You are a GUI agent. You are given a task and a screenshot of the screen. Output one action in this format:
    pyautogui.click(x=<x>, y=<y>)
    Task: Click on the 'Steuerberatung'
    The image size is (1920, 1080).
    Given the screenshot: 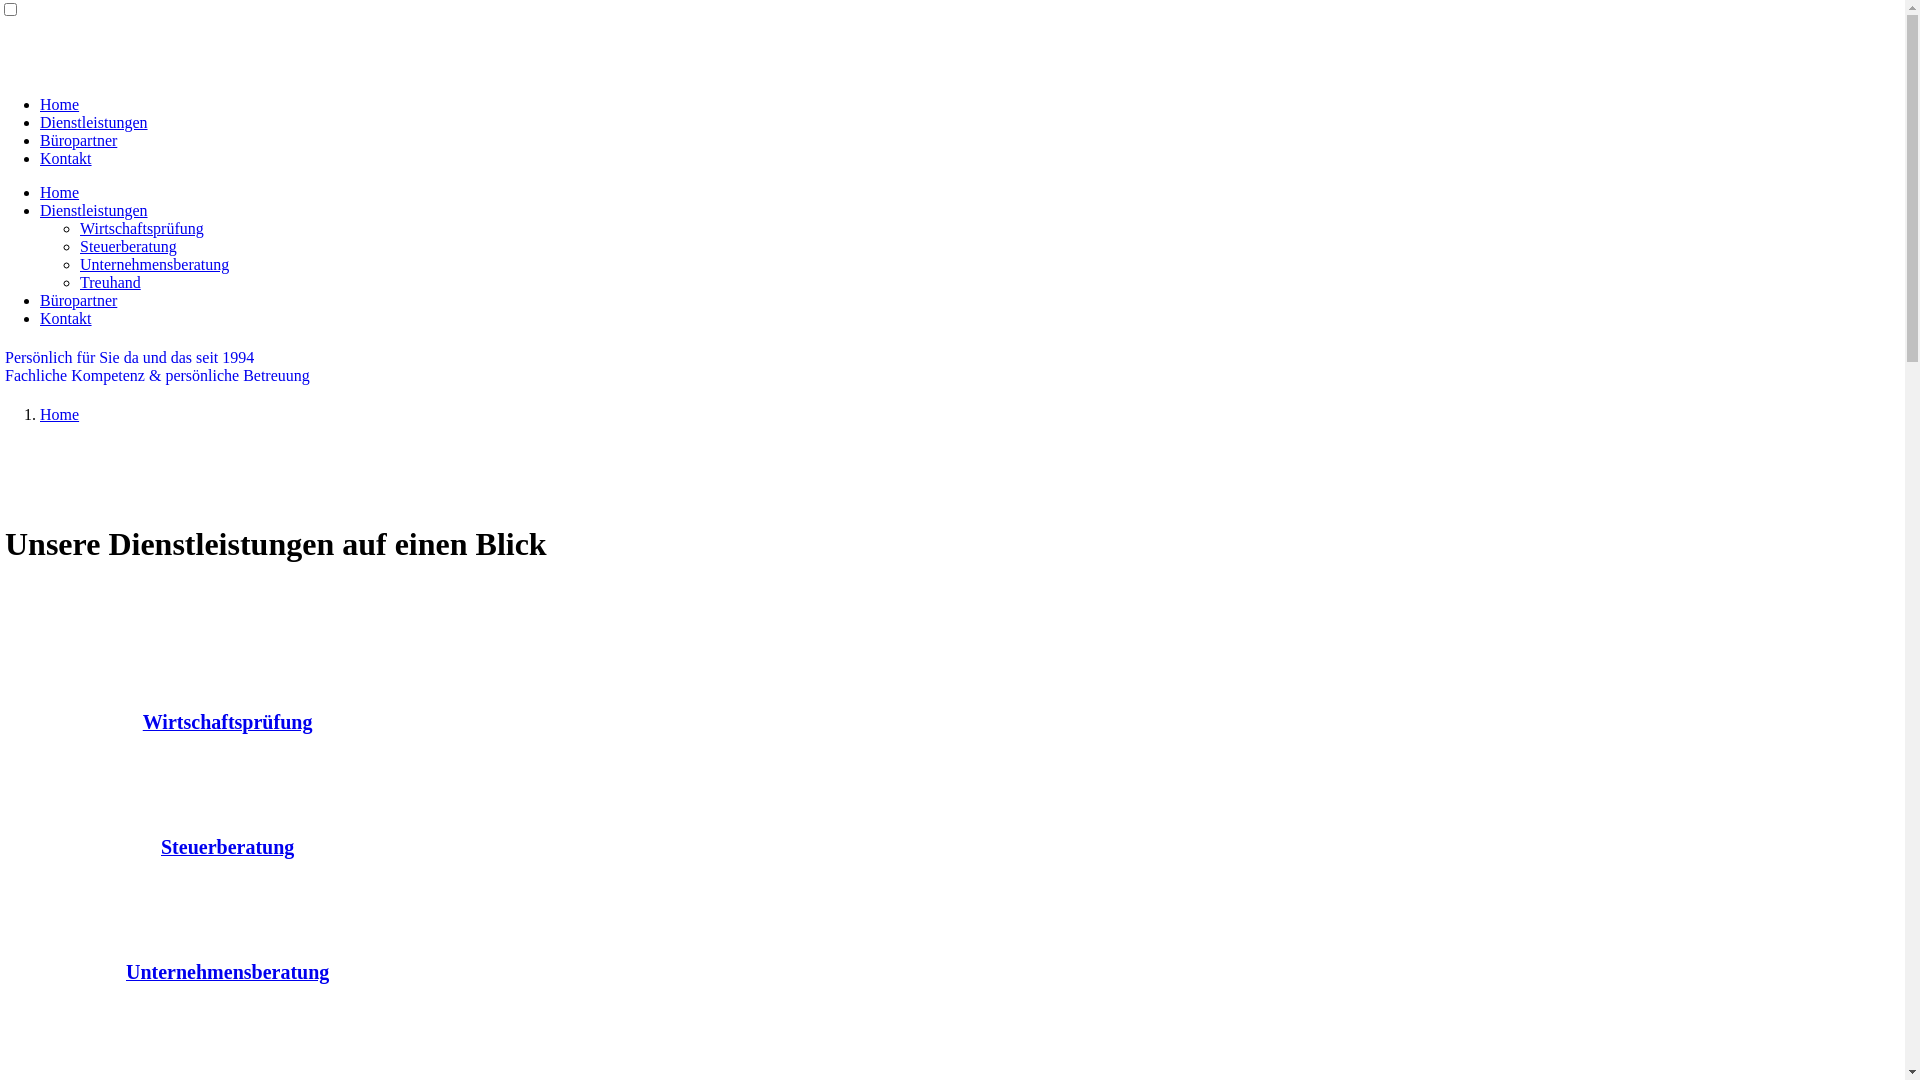 What is the action you would take?
    pyautogui.click(x=227, y=848)
    